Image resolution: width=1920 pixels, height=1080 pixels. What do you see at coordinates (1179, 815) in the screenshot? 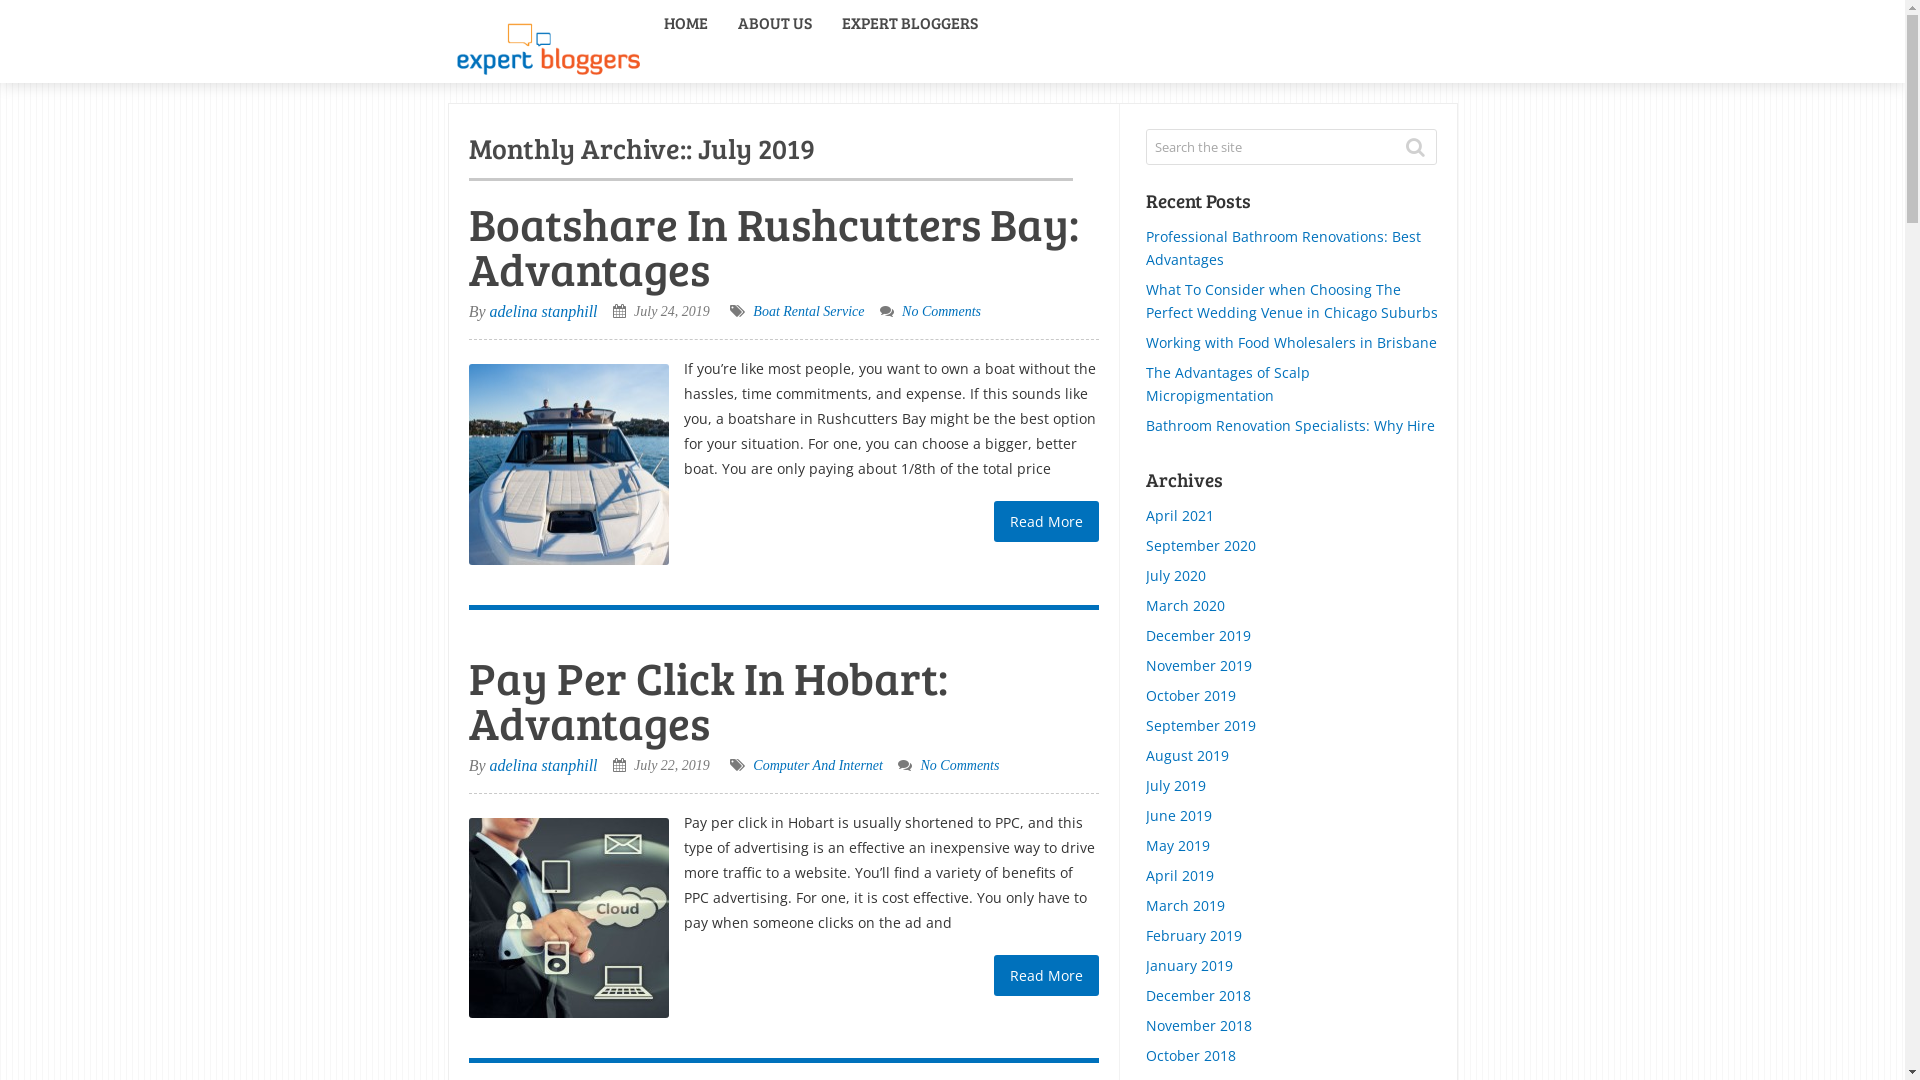
I see `'June 2019'` at bounding box center [1179, 815].